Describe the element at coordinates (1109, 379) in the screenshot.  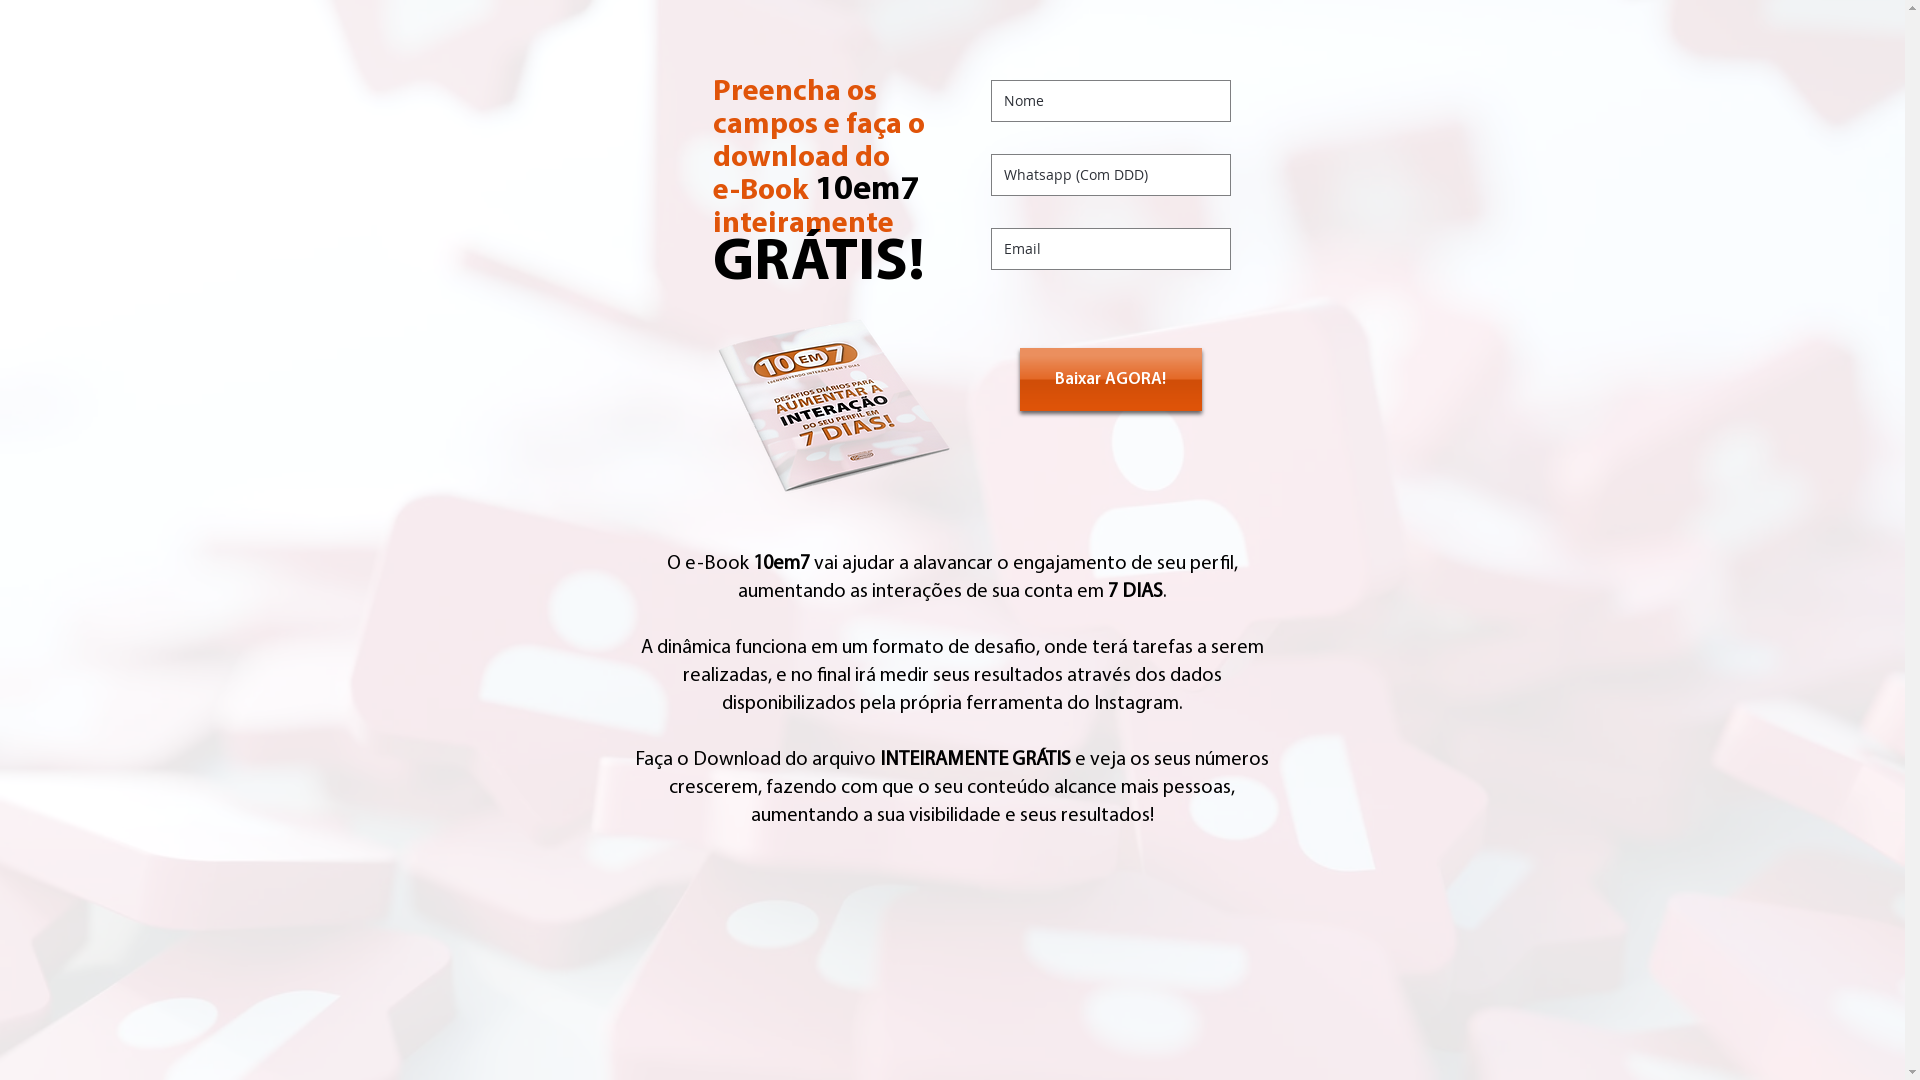
I see `'Baixar AGORA!'` at that location.